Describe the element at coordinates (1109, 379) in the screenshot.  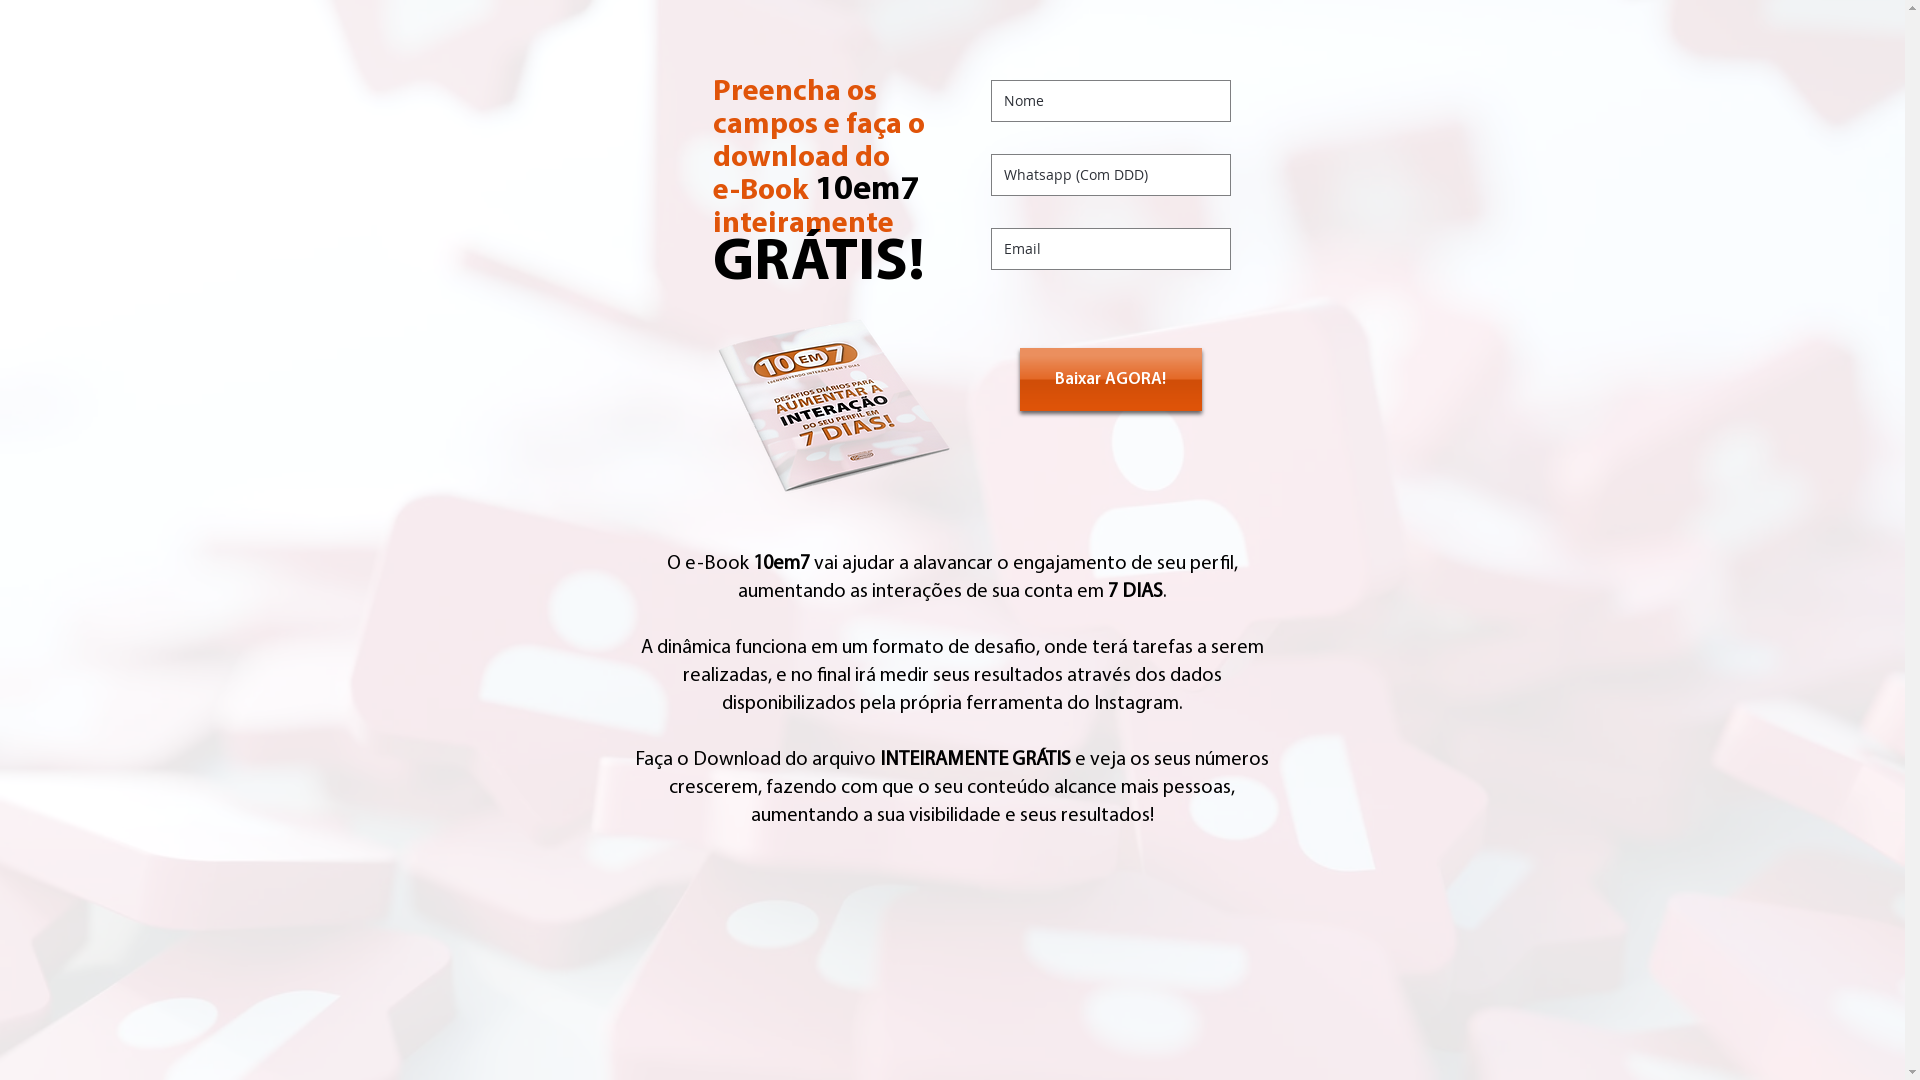
I see `'Baixar AGORA!'` at that location.